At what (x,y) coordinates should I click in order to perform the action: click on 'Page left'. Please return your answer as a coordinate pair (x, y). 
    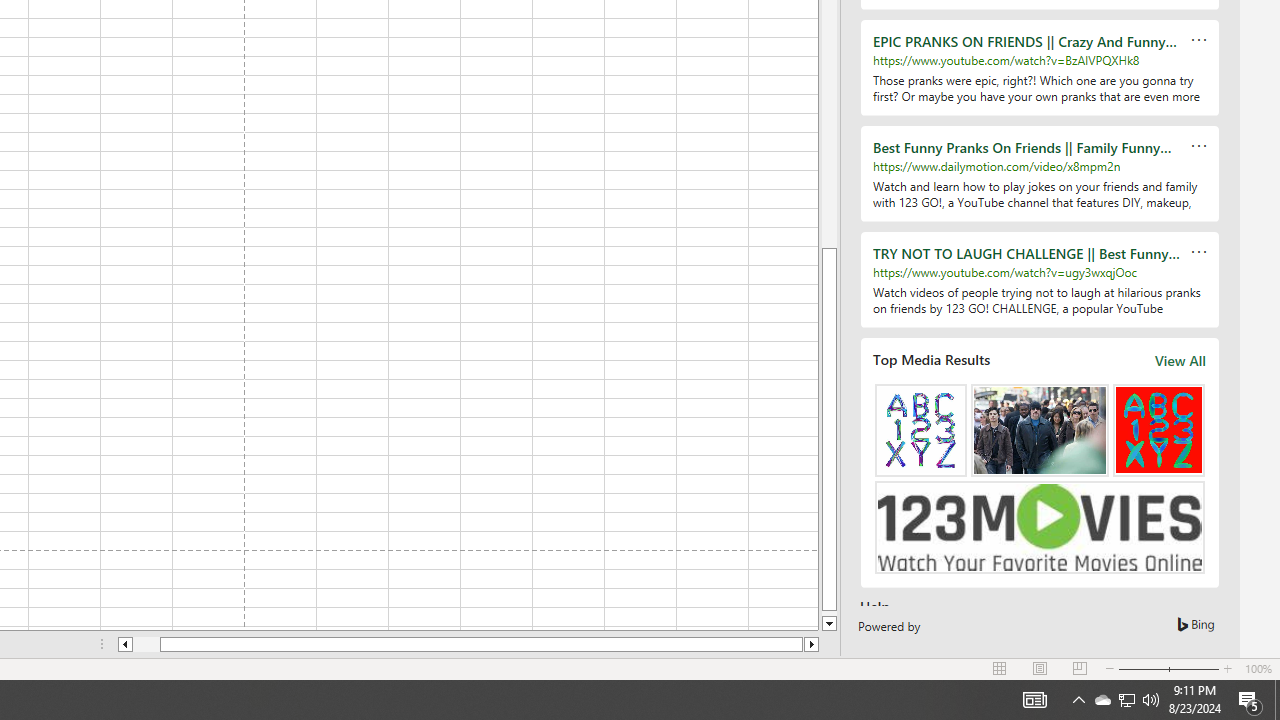
    Looking at the image, I should click on (145, 644).